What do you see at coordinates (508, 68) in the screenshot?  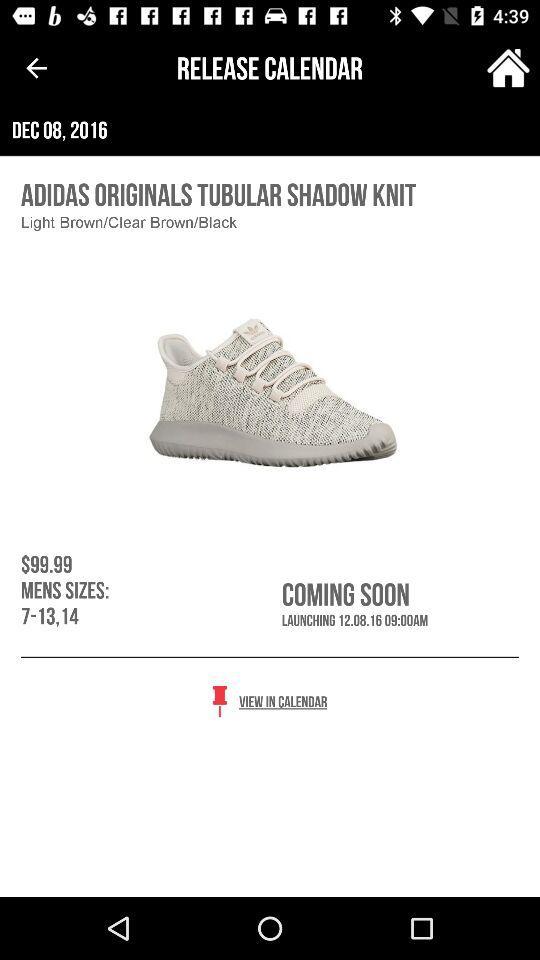 I see `icon at the top right corner` at bounding box center [508, 68].